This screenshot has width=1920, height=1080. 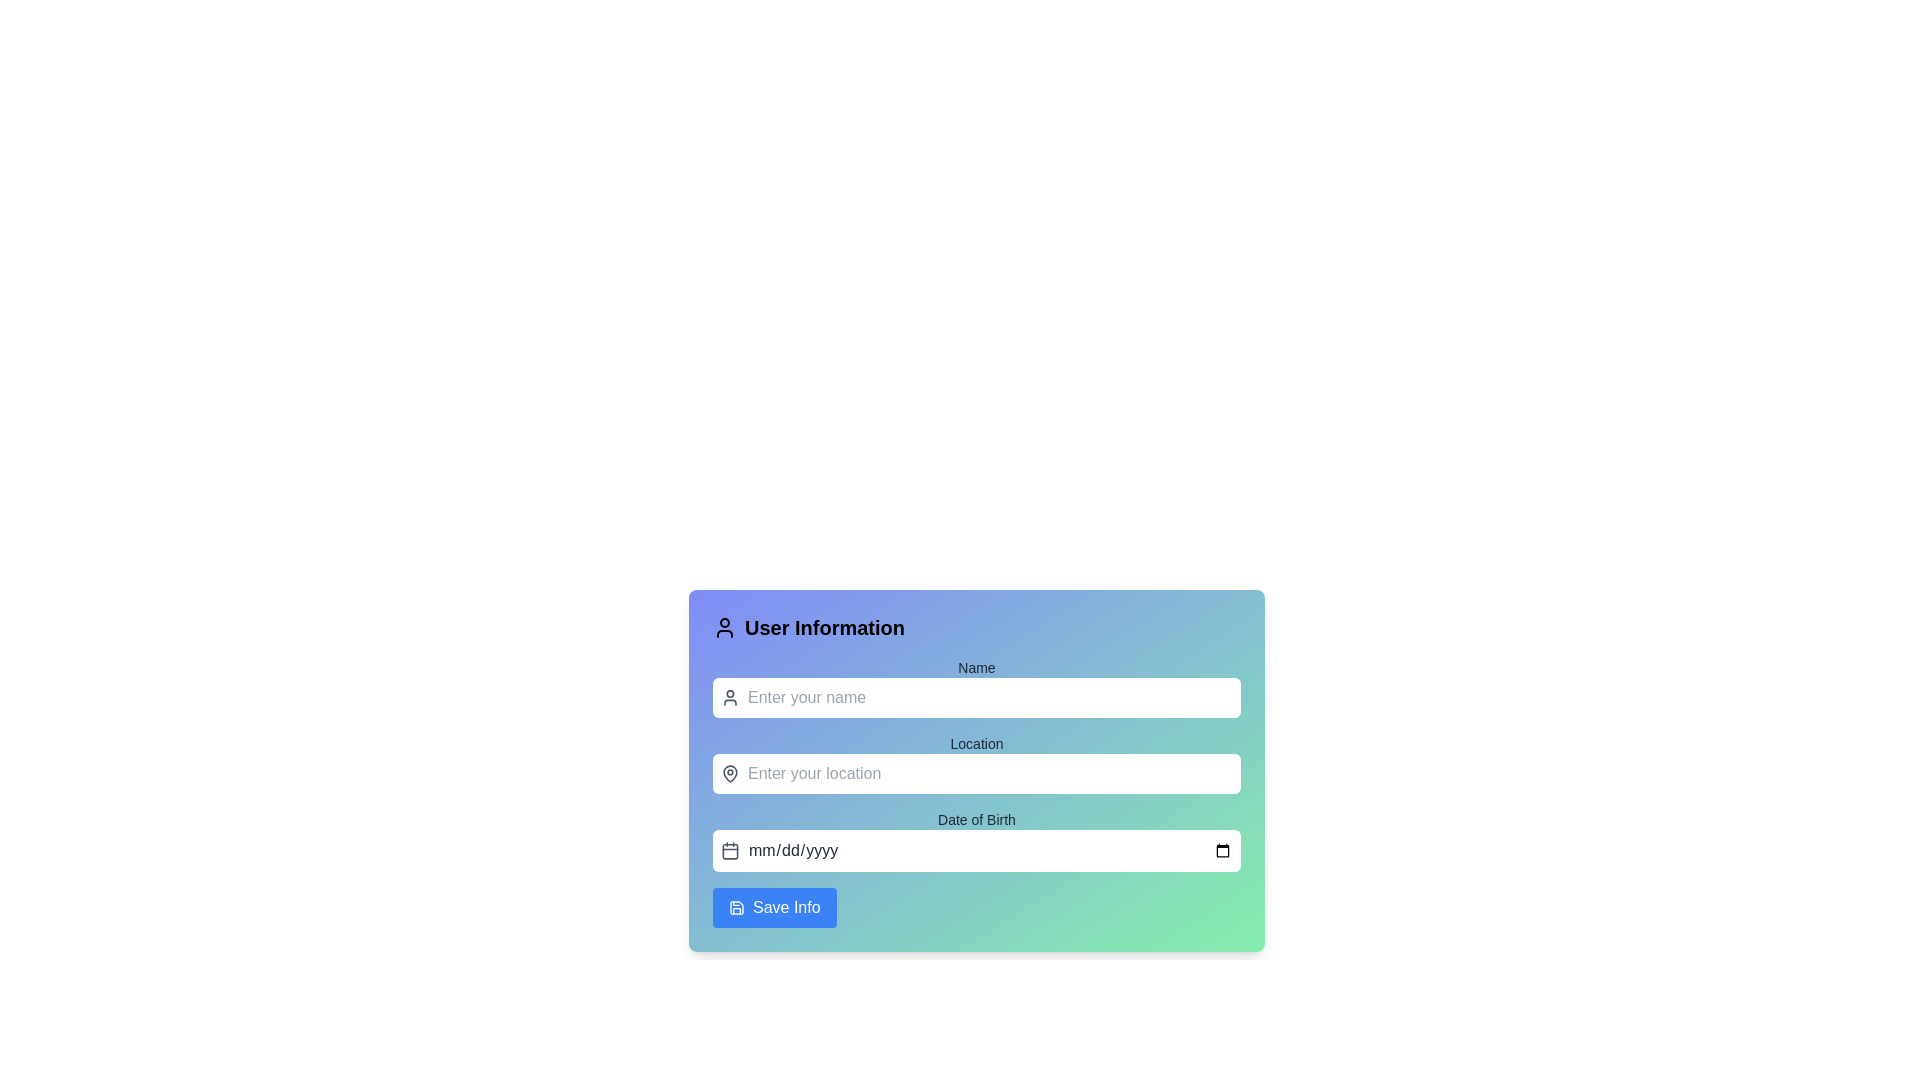 I want to click on the 'Date of Birth' label in the 'User Information' form, which is positioned above the date input box and below the 'Location' field, so click(x=977, y=820).